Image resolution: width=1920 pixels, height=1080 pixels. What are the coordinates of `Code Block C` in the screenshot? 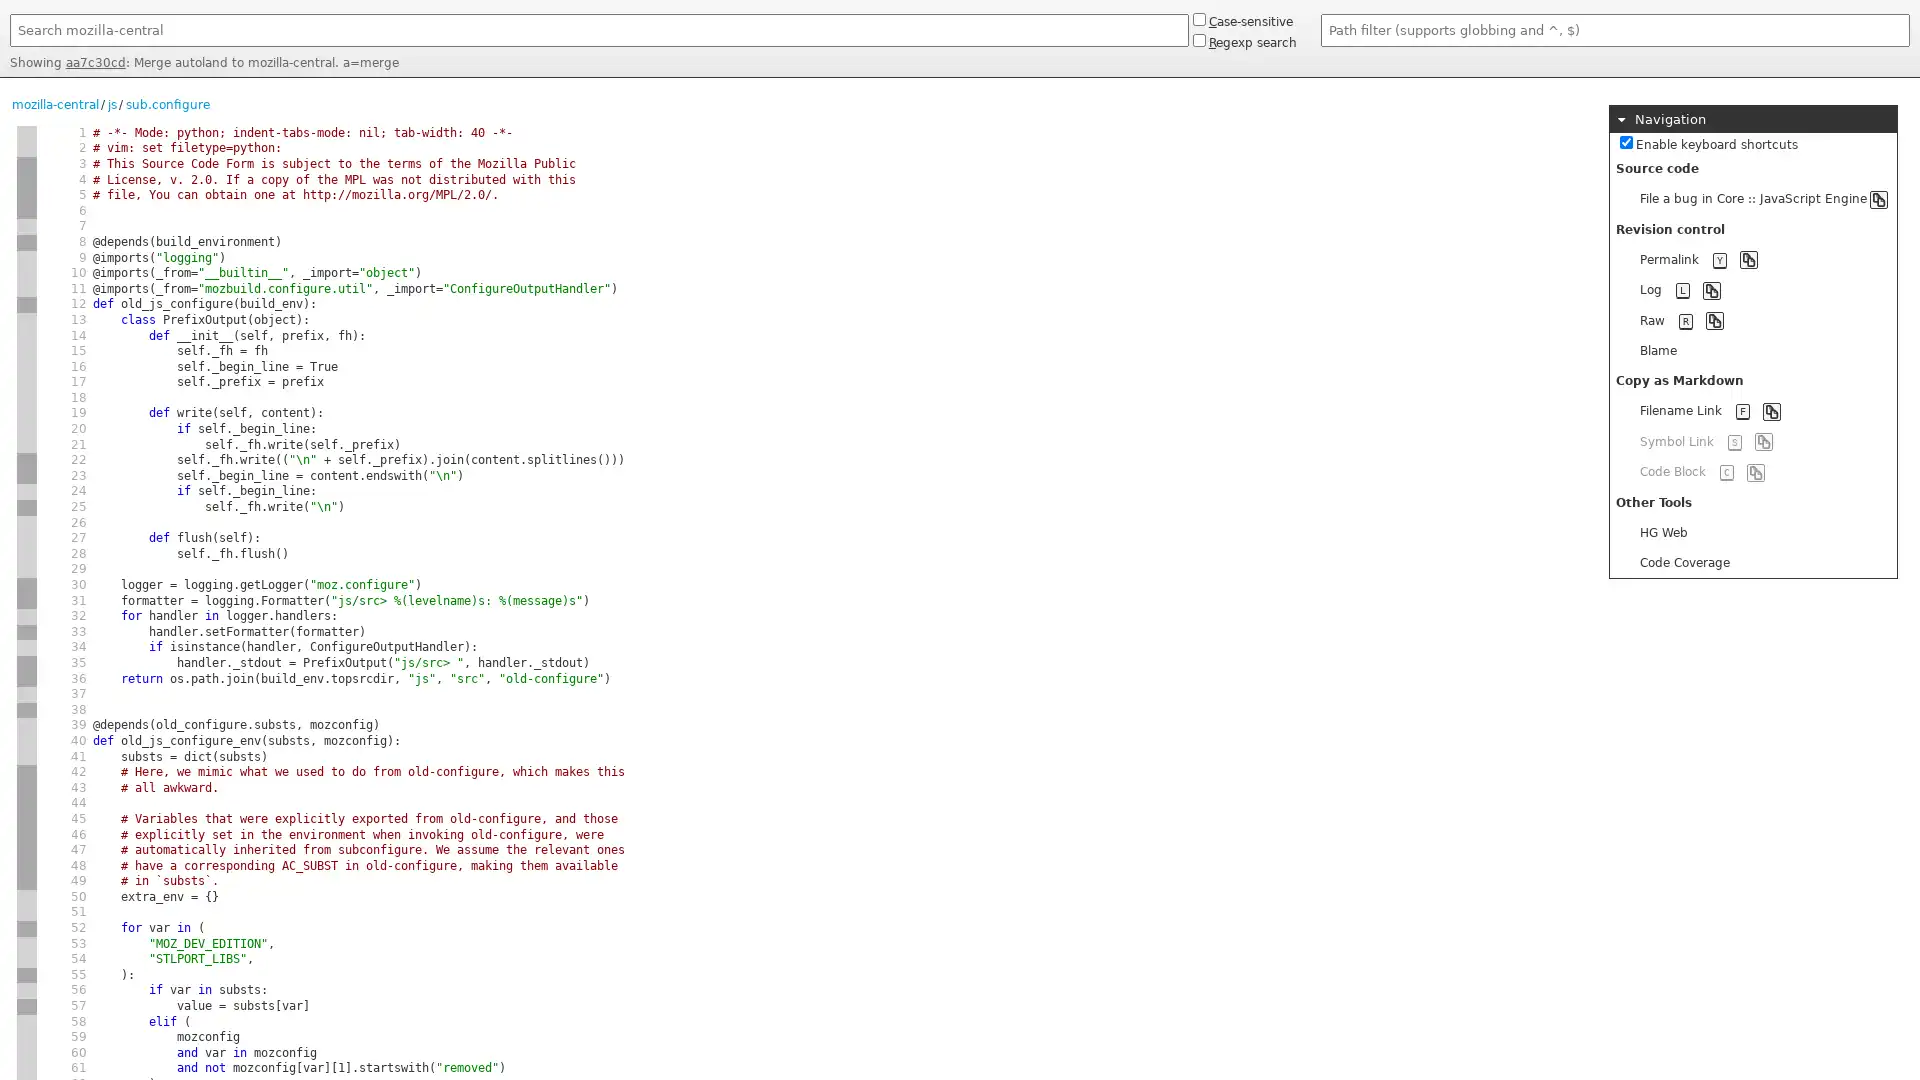 It's located at (1752, 471).